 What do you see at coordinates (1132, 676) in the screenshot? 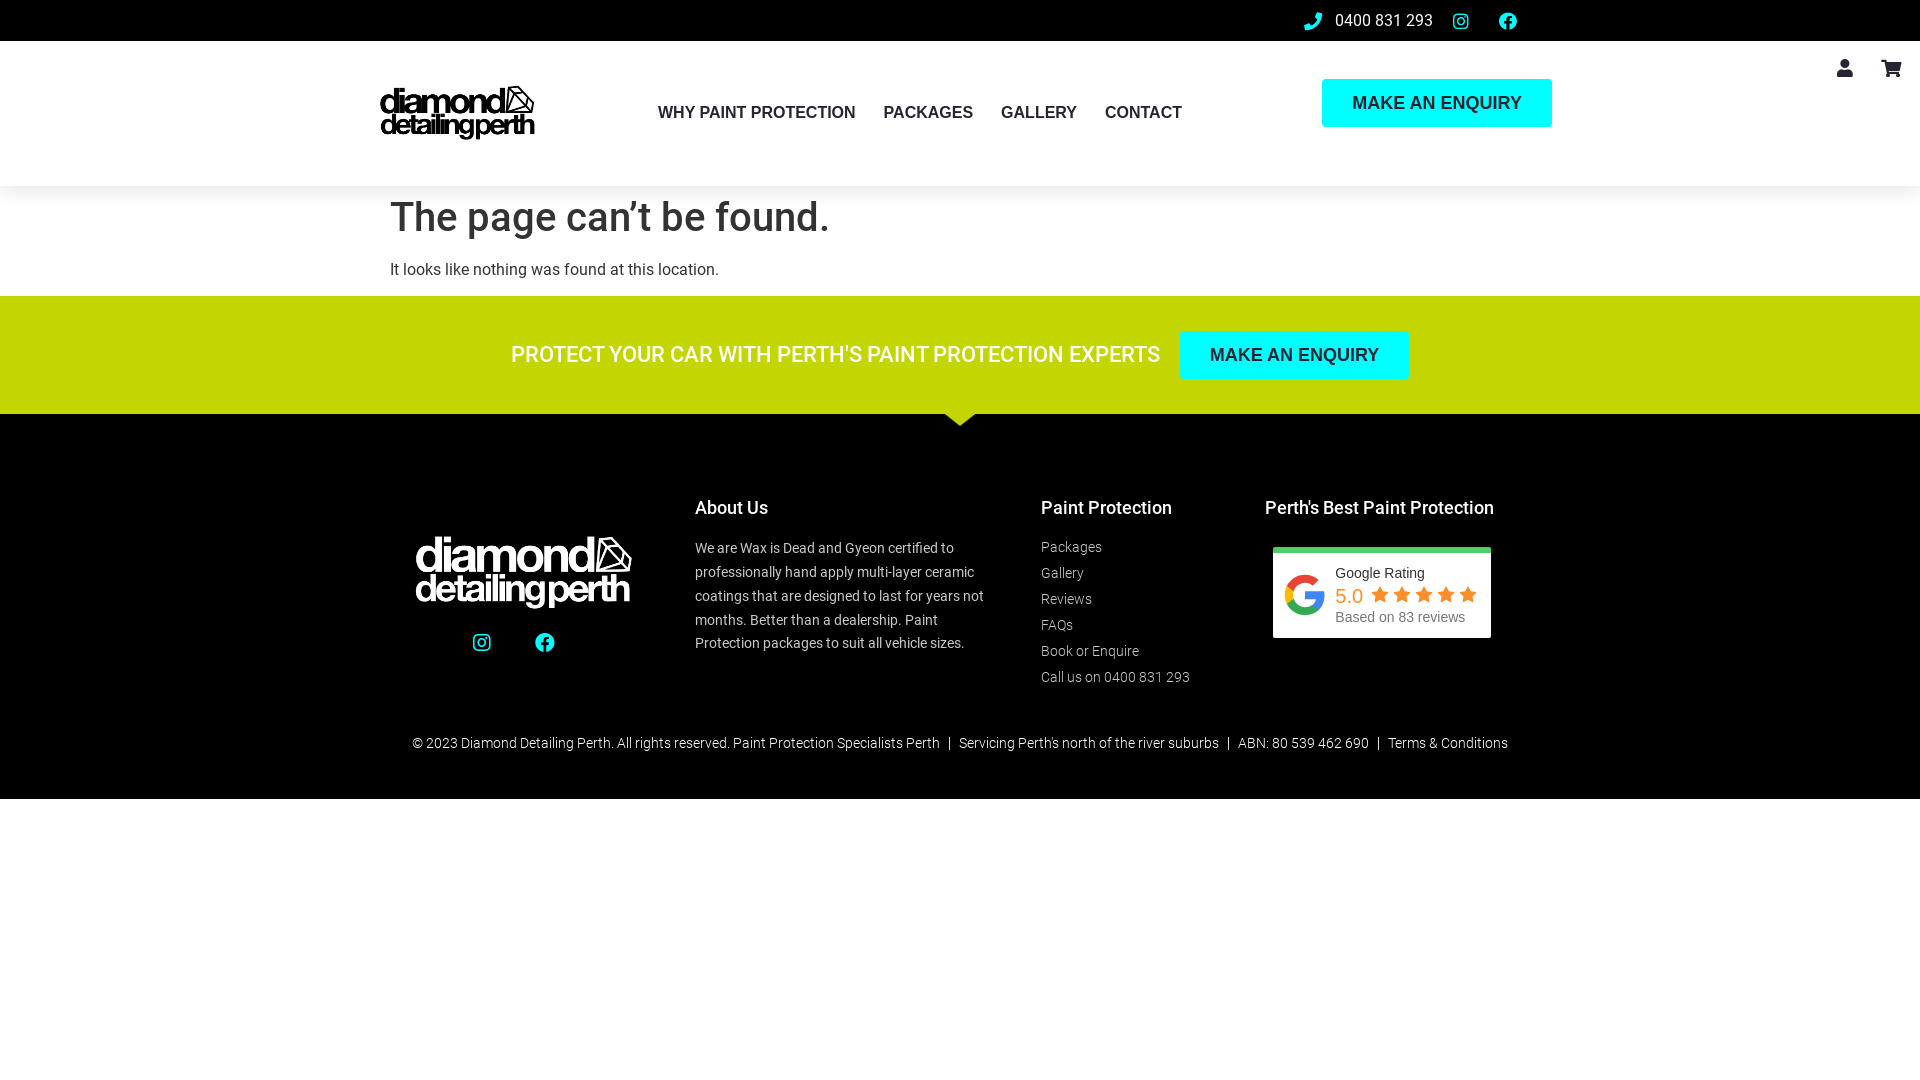
I see `'Call us on 0400 831 293'` at bounding box center [1132, 676].